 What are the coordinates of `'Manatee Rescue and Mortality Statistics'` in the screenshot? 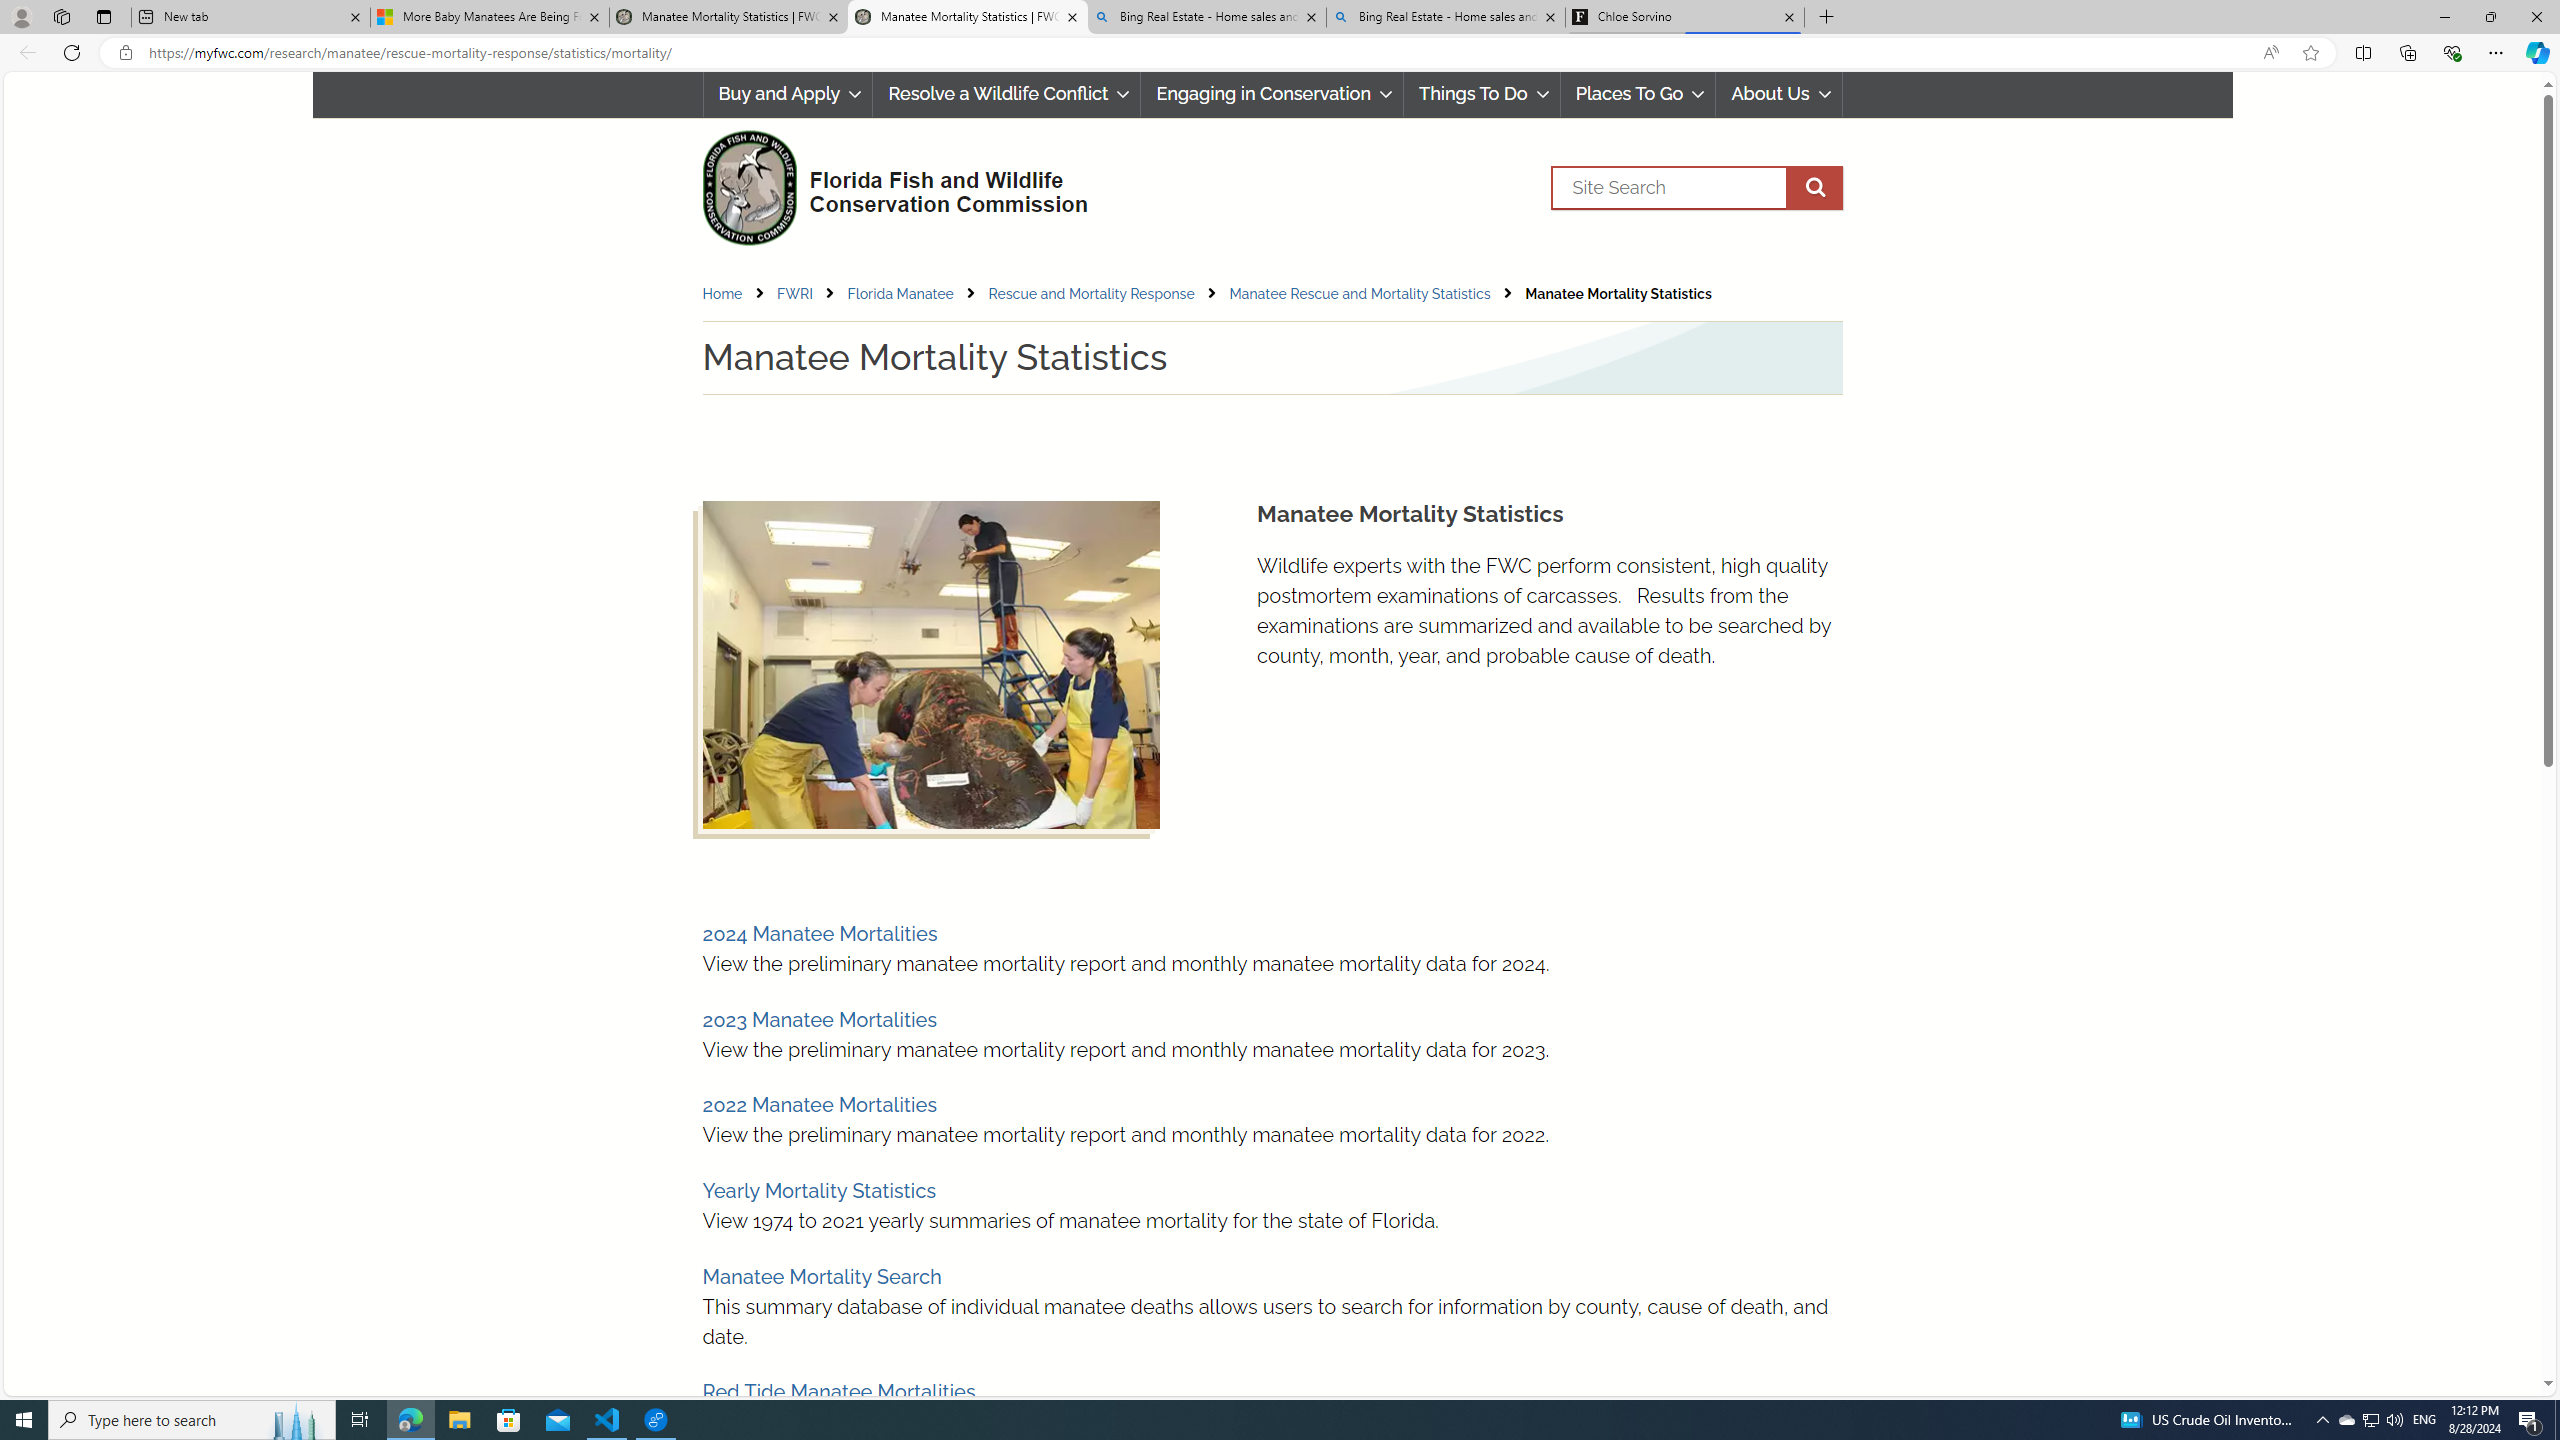 It's located at (1358, 294).